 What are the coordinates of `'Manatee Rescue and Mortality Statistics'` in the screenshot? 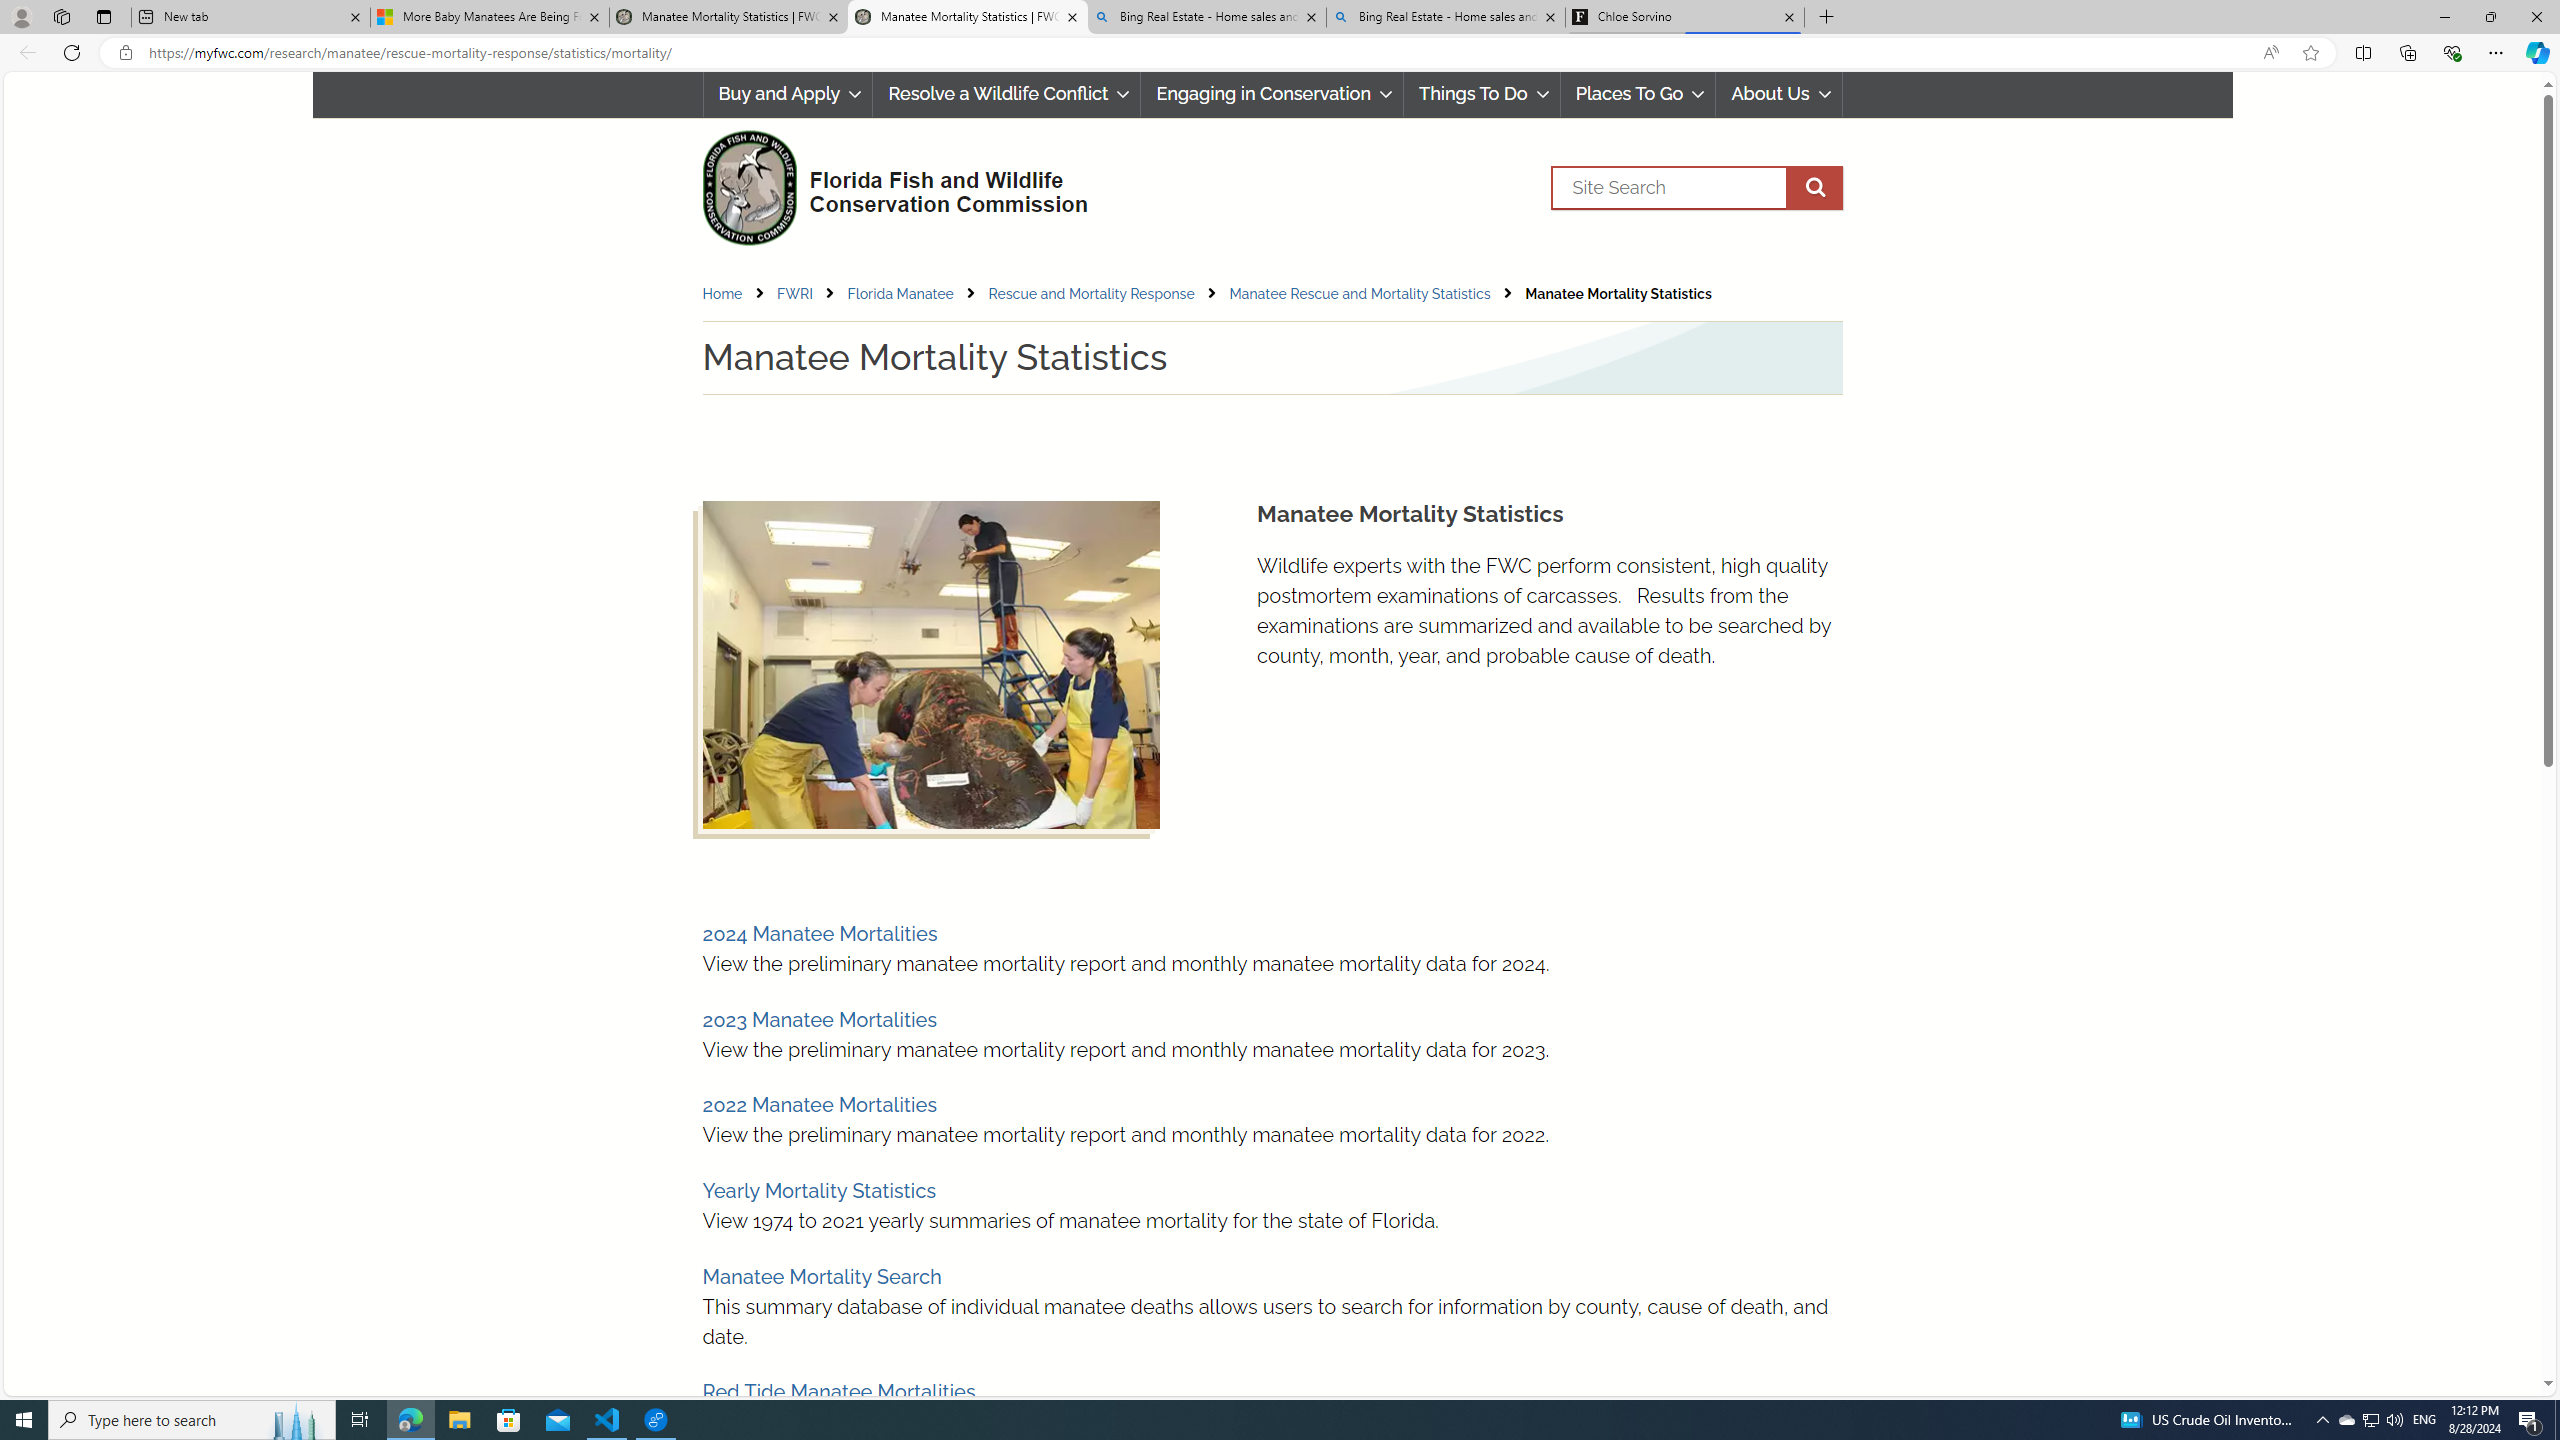 It's located at (1358, 294).